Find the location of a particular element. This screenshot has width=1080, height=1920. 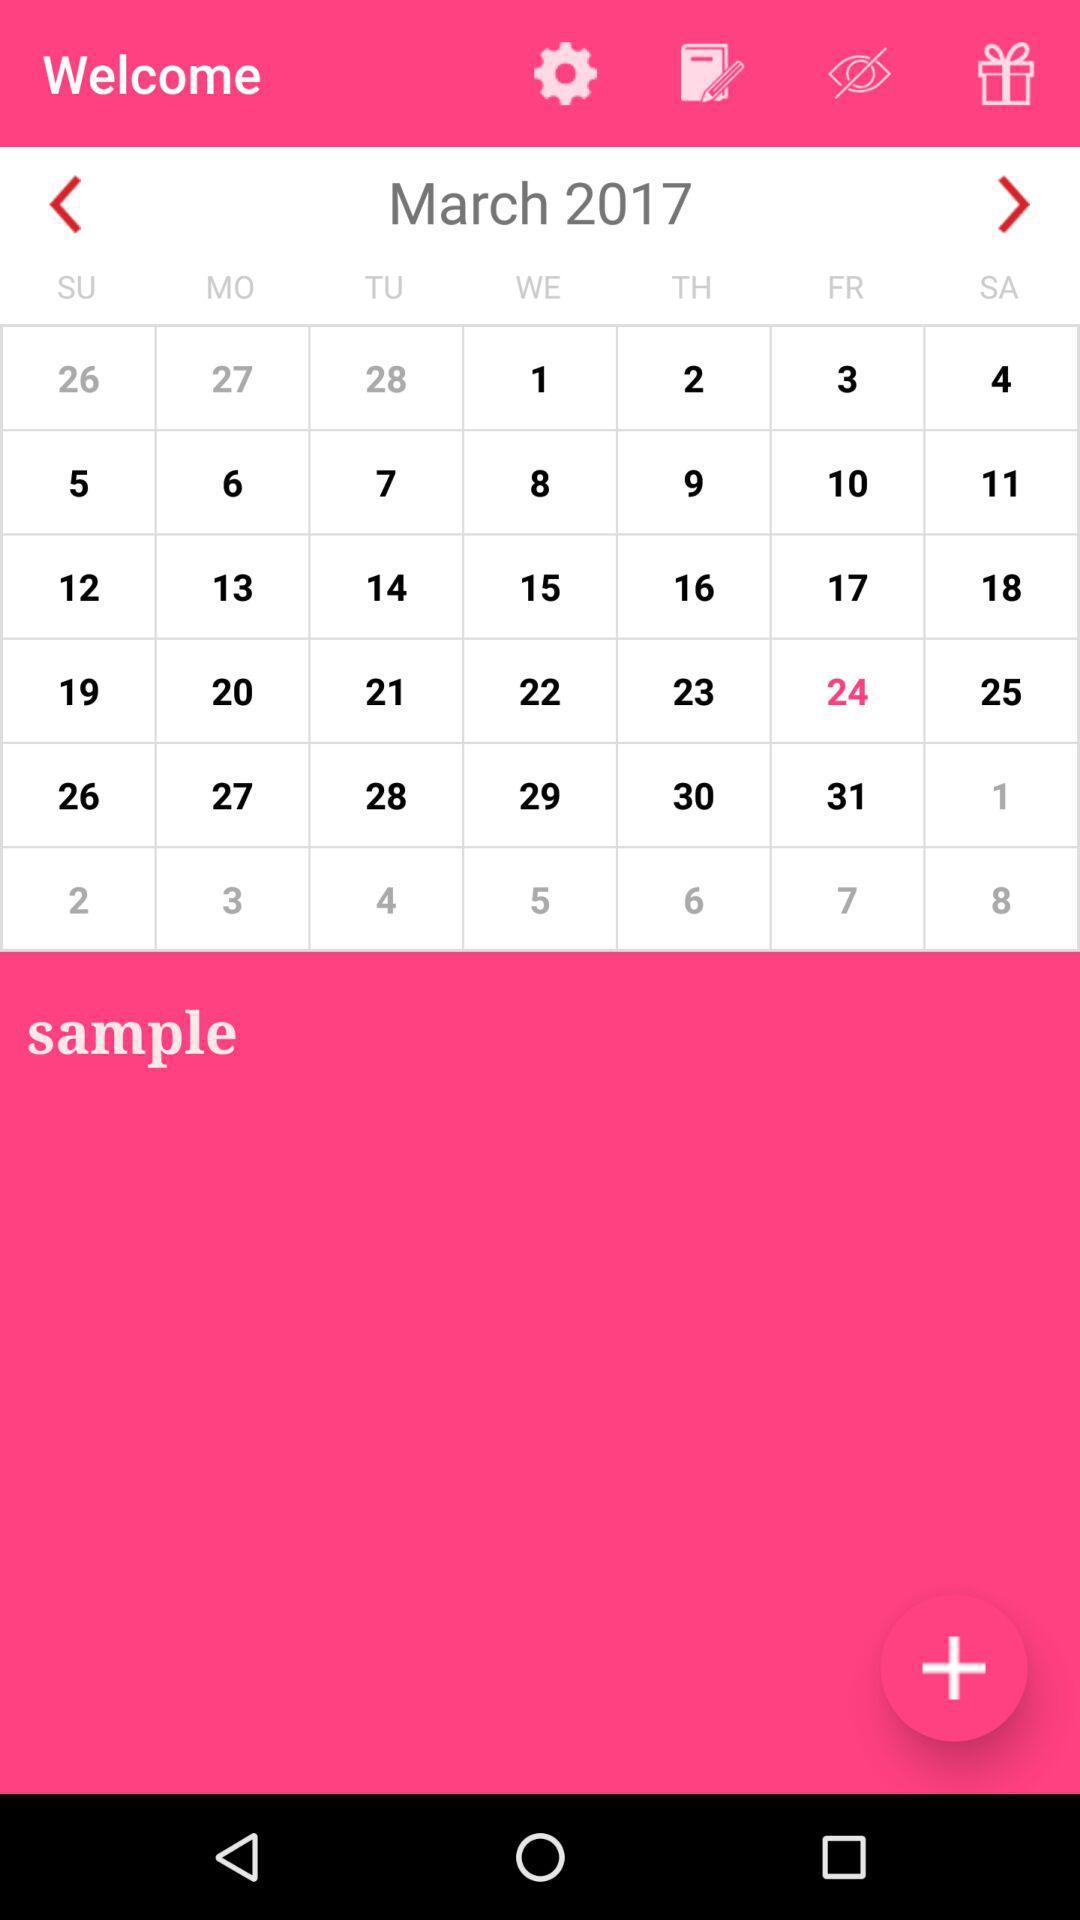

new is located at coordinates (952, 1667).